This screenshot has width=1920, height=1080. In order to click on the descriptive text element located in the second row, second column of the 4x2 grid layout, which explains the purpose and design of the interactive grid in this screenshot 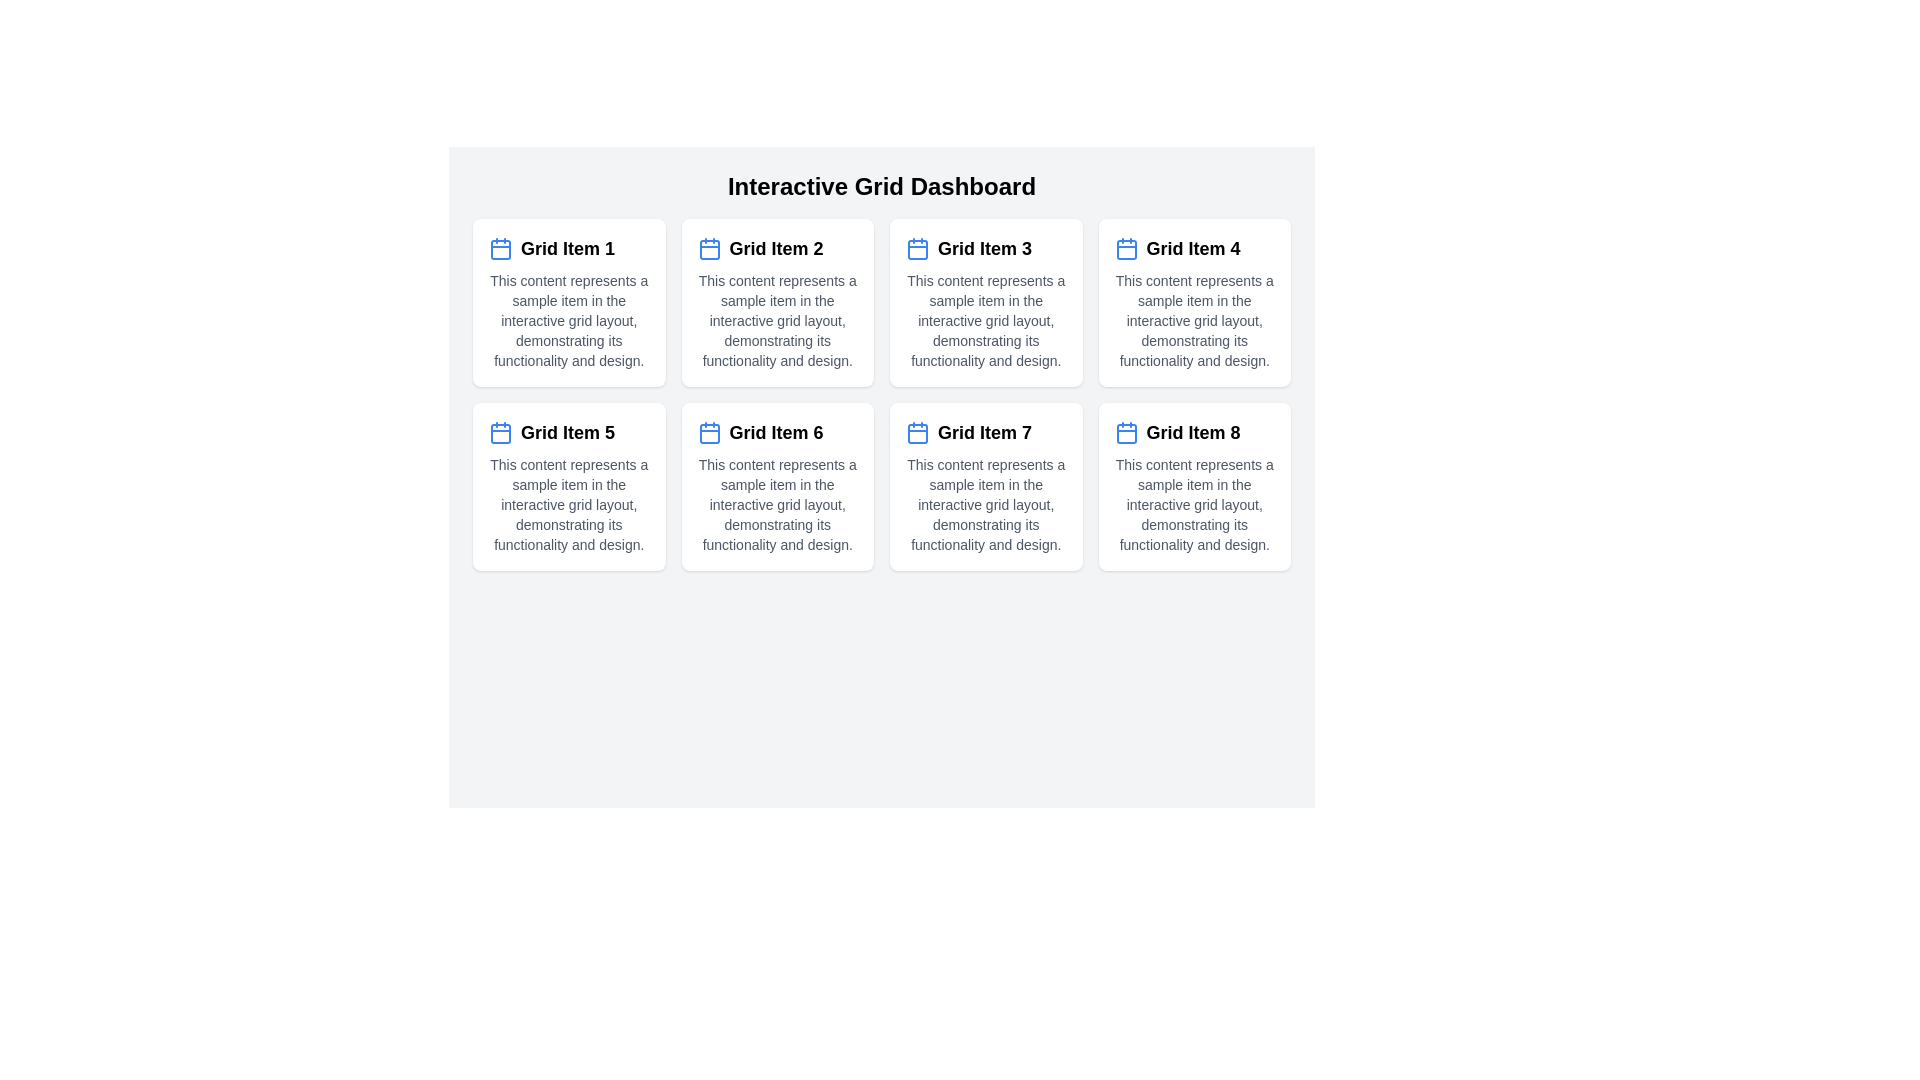, I will do `click(776, 504)`.